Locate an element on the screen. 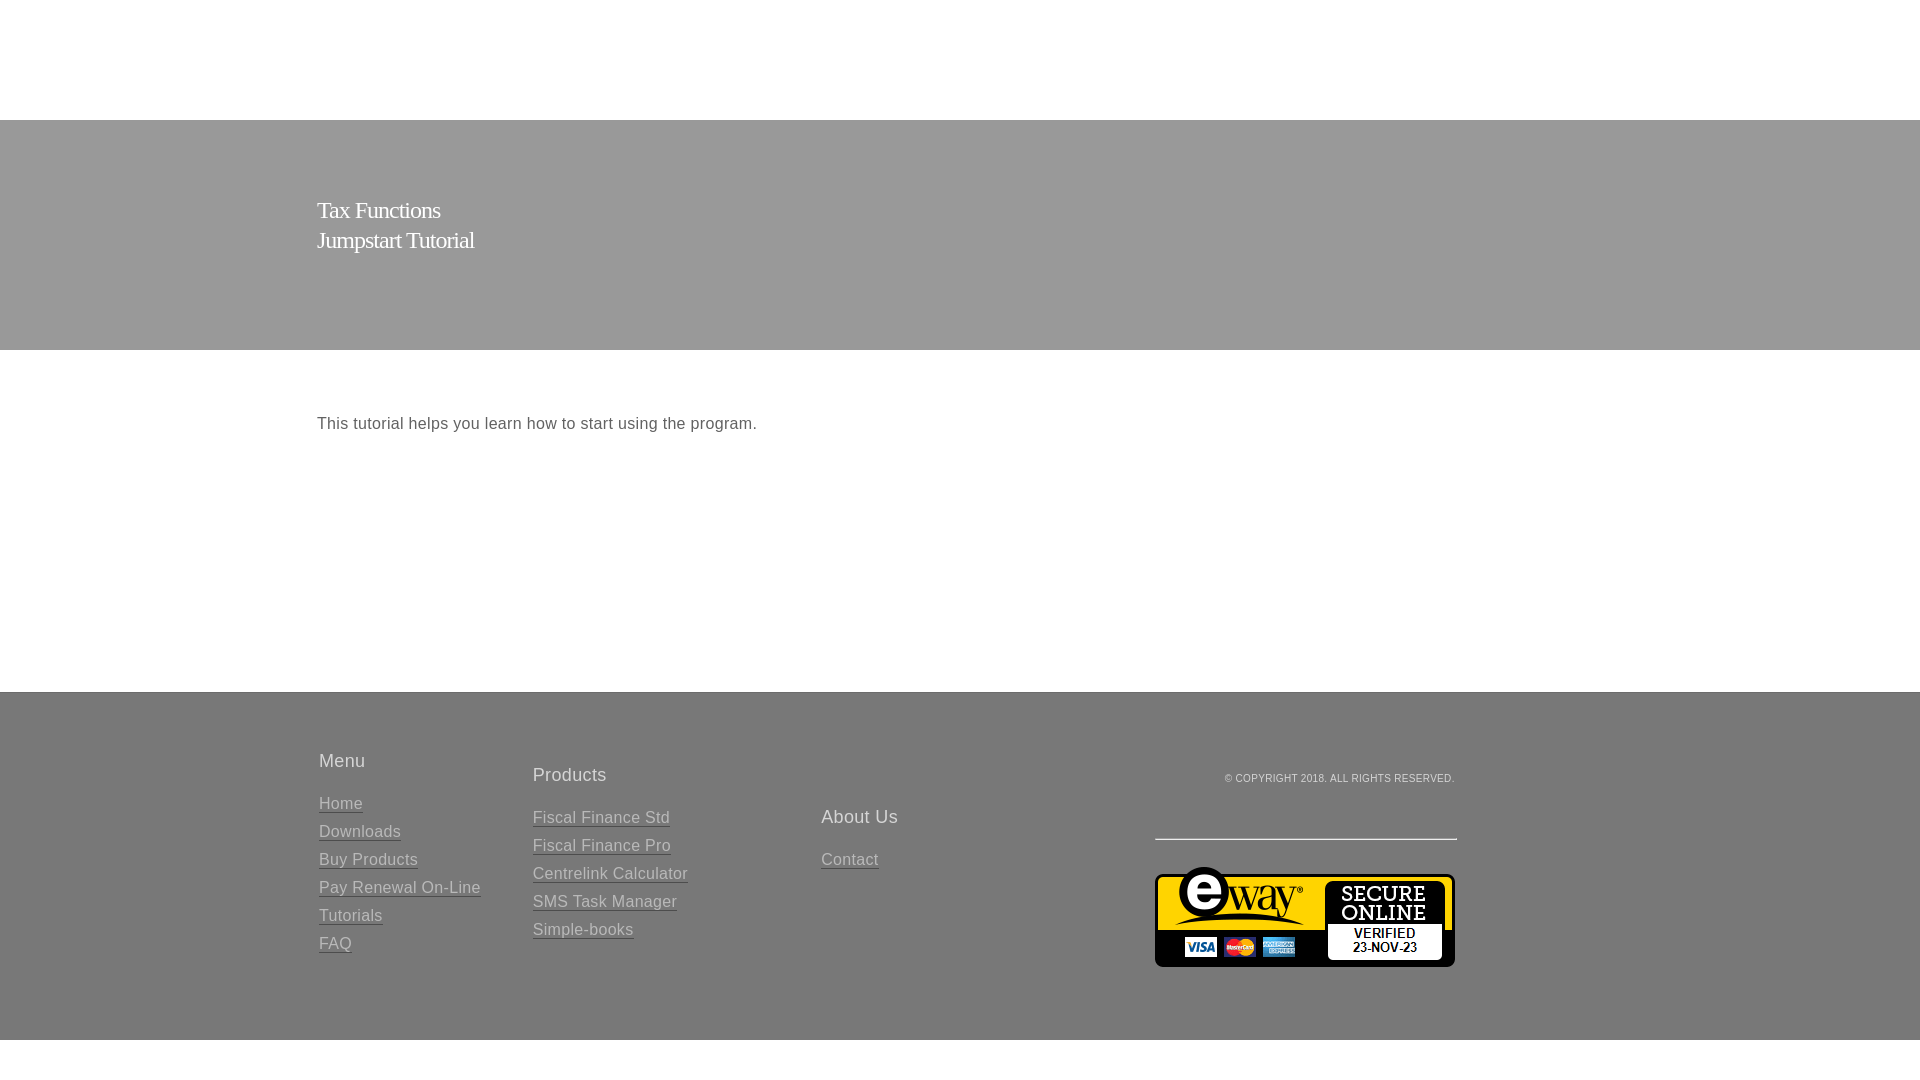 Image resolution: width=1920 pixels, height=1080 pixels. 'Downloads' is located at coordinates (360, 832).